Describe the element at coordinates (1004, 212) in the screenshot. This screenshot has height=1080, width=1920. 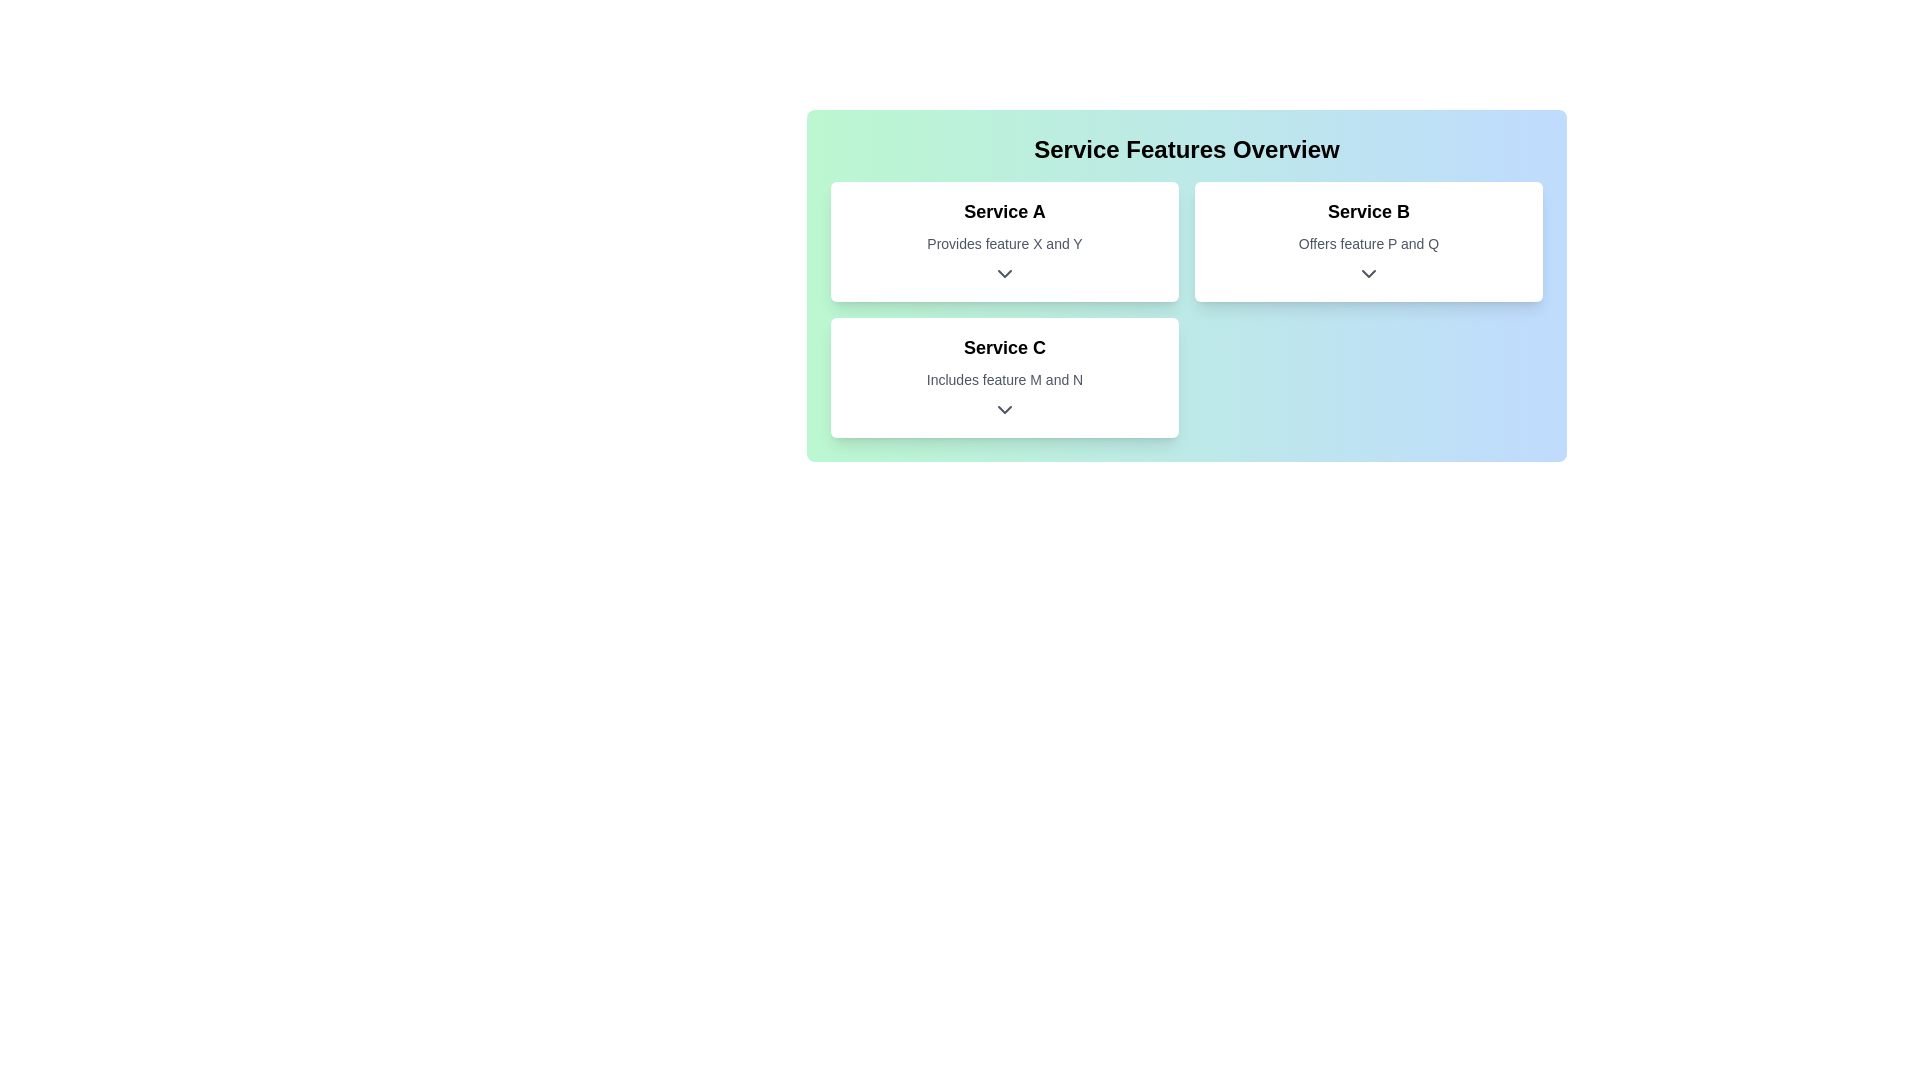
I see `the text label representing 'Service A' located at the top section of the left card among three cards in the interface` at that location.